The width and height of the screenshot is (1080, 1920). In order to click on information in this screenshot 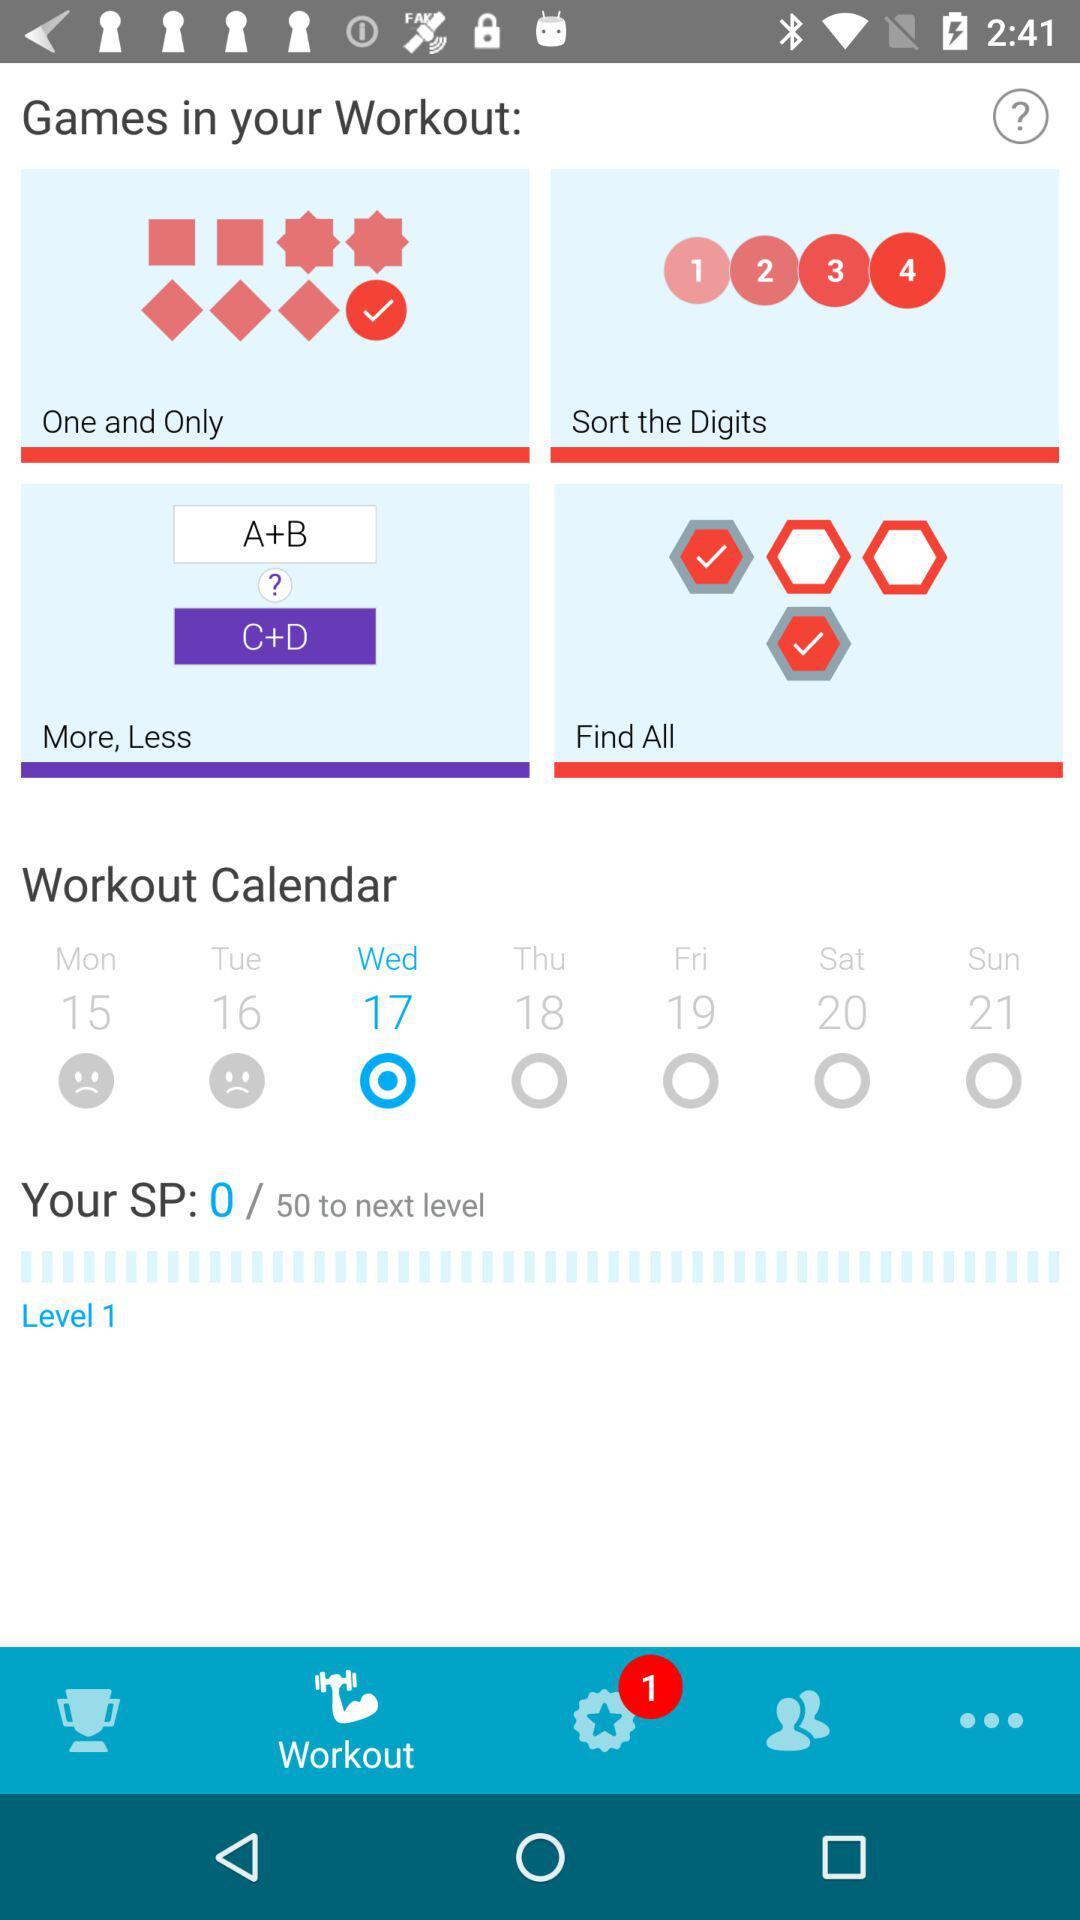, I will do `click(1020, 114)`.